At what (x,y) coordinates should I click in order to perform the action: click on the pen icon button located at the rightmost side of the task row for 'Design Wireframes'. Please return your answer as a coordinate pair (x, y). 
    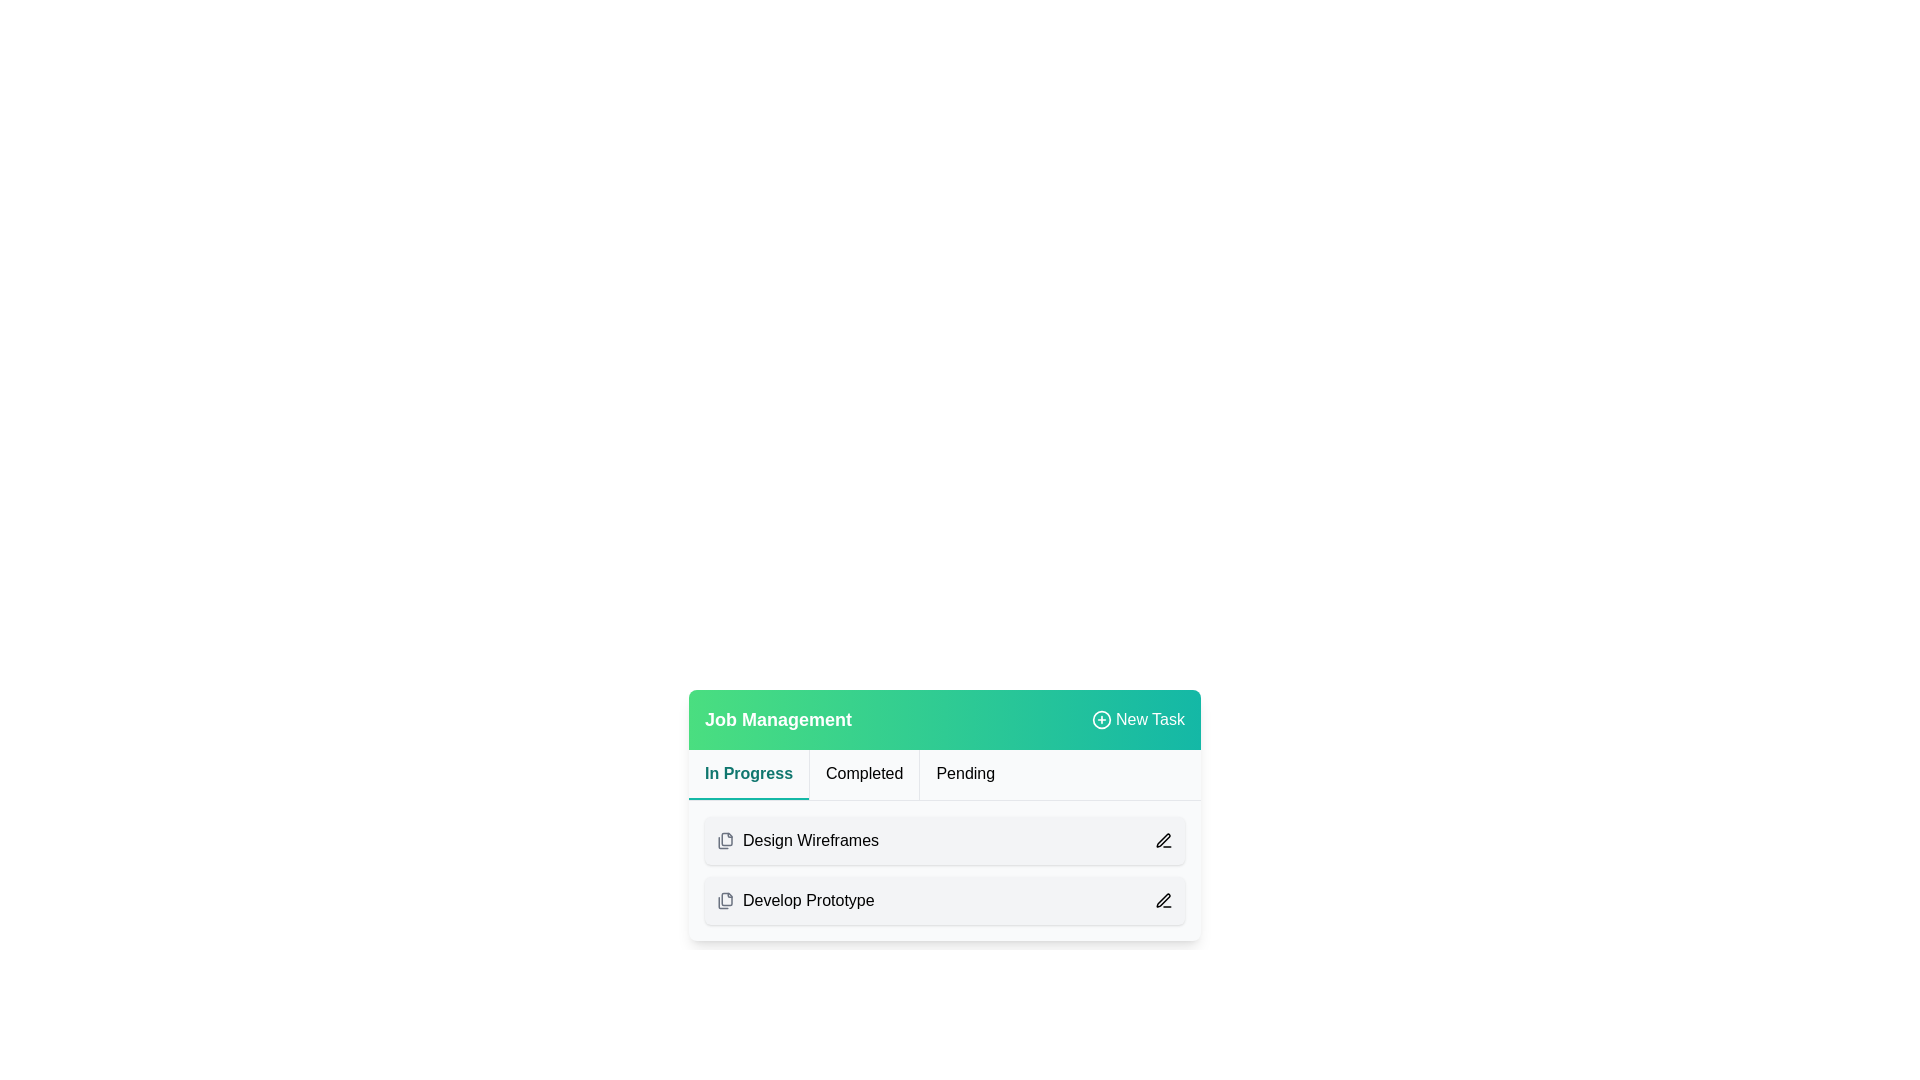
    Looking at the image, I should click on (1163, 840).